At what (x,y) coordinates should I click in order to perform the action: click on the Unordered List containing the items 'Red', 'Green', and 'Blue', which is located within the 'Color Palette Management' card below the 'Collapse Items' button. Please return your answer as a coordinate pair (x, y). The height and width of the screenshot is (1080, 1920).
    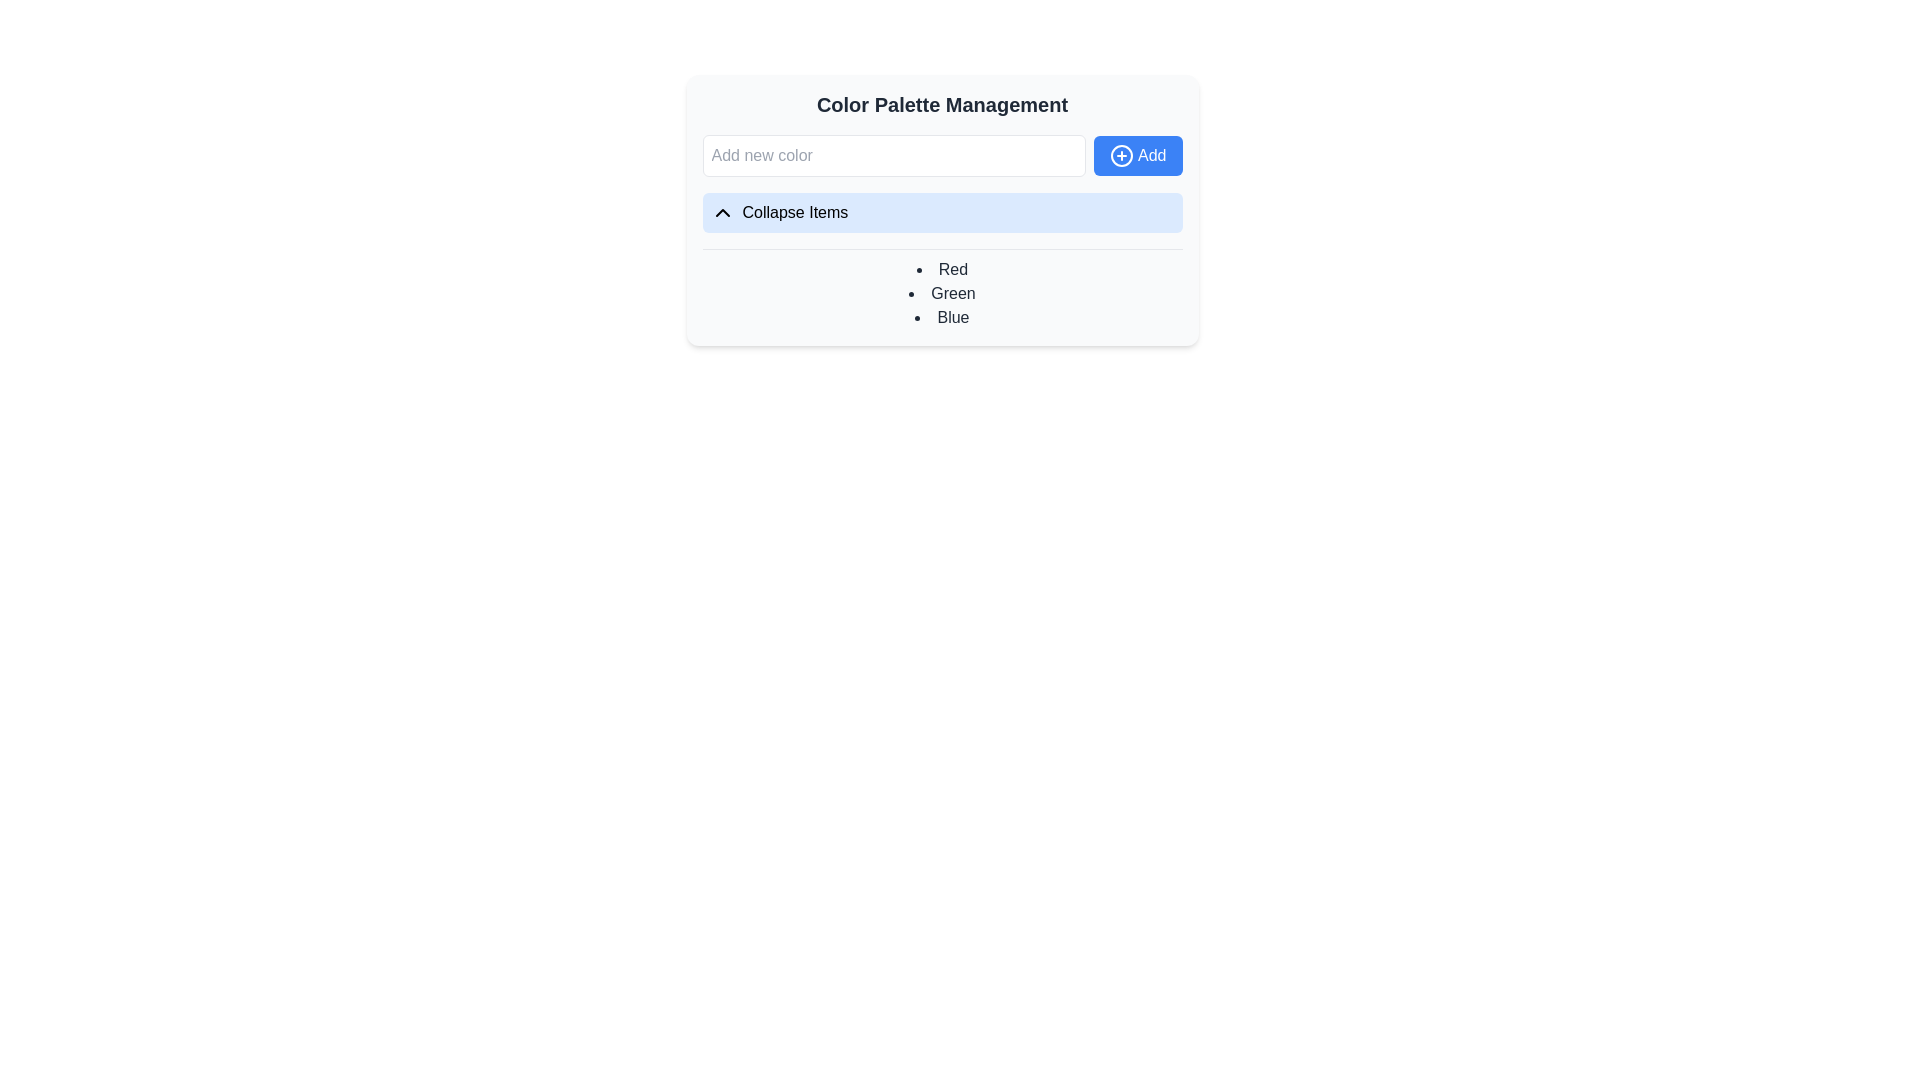
    Looking at the image, I should click on (941, 289).